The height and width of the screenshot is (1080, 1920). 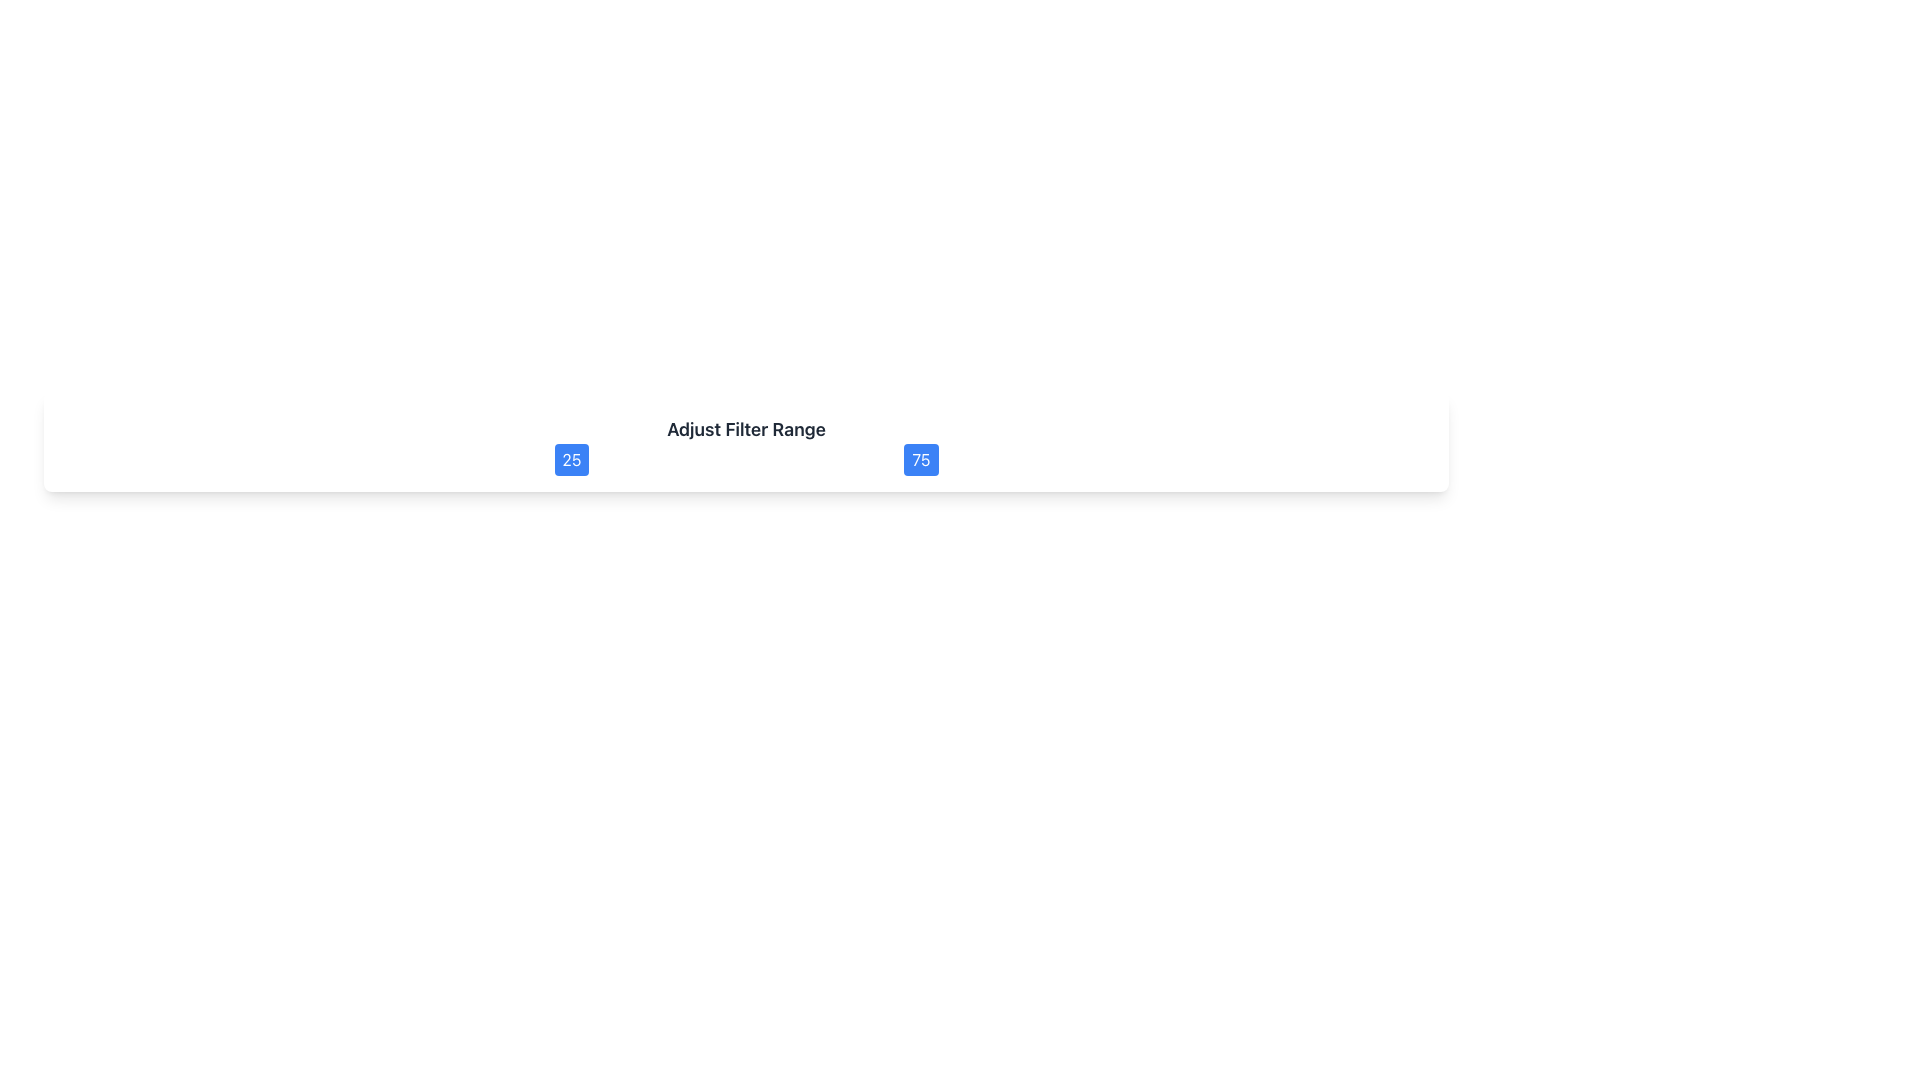 I want to click on slider value, so click(x=804, y=470).